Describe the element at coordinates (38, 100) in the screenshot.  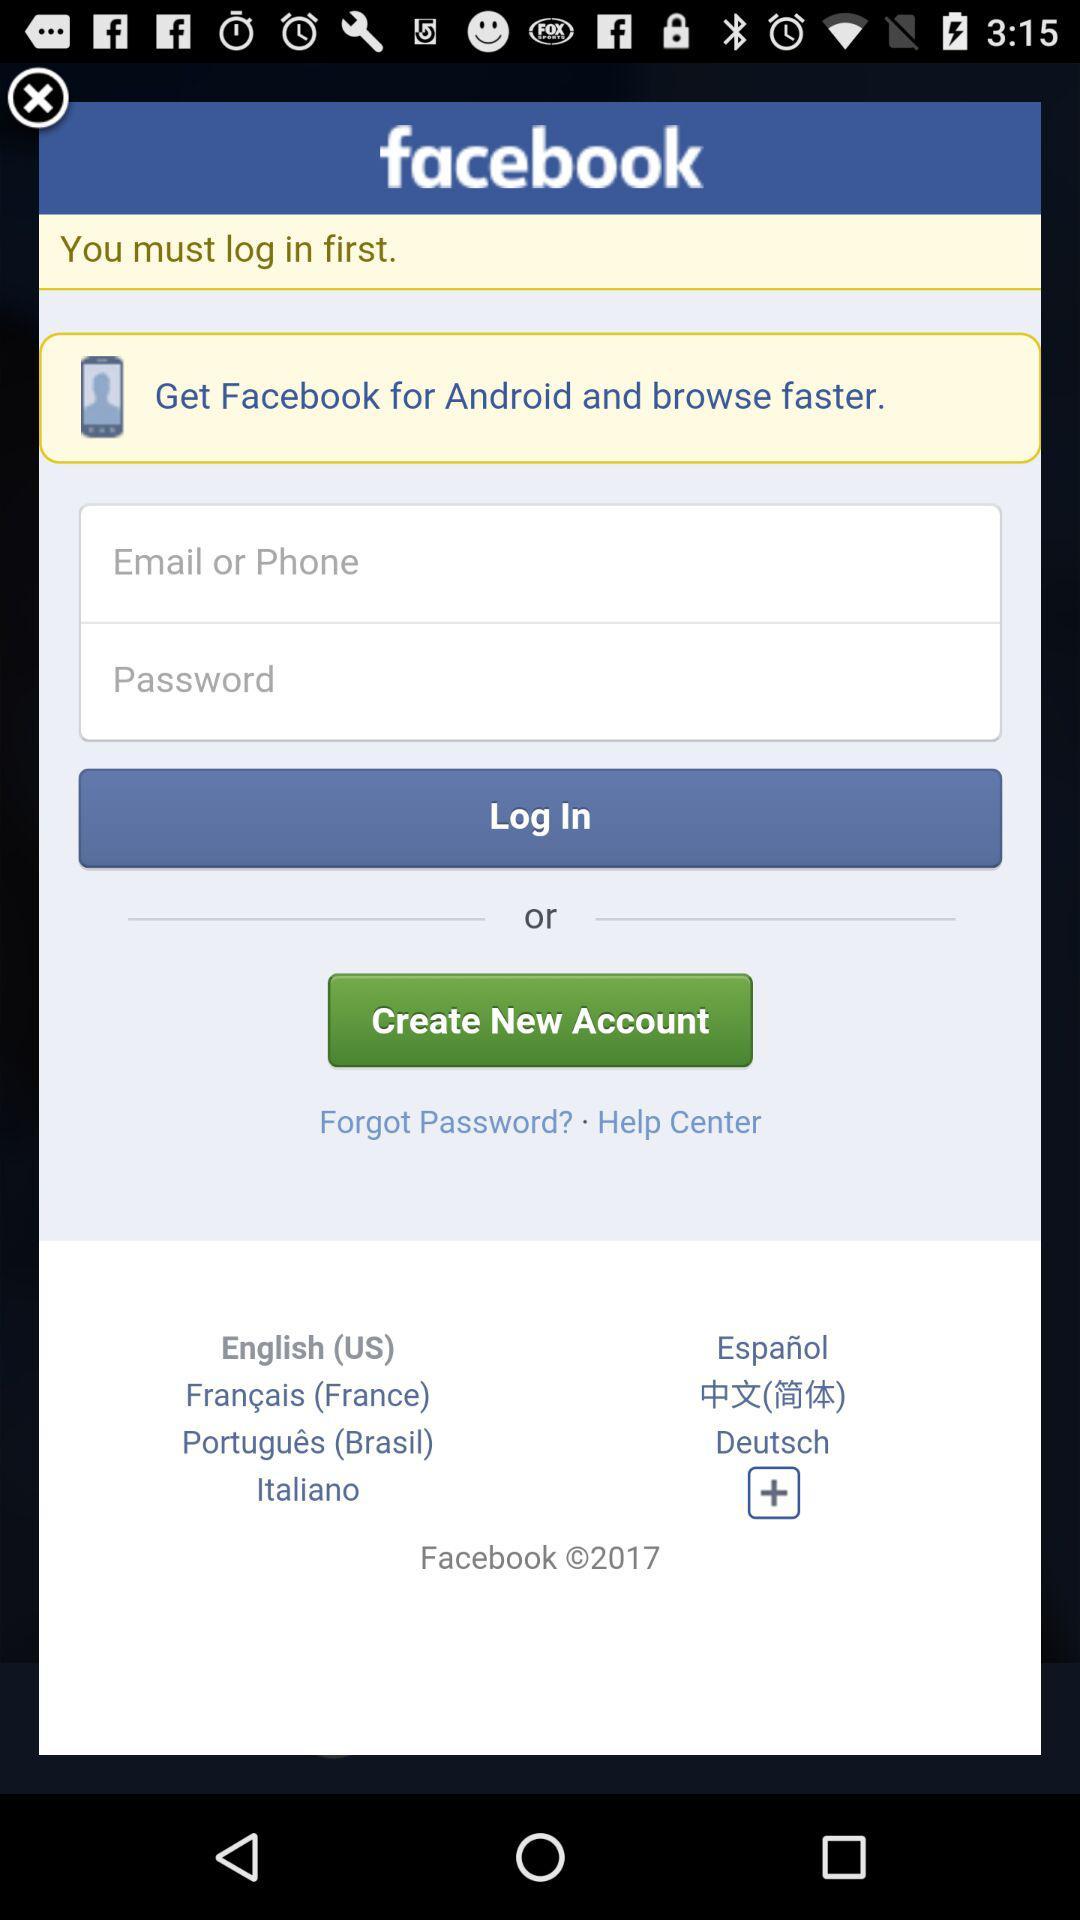
I see `close` at that location.